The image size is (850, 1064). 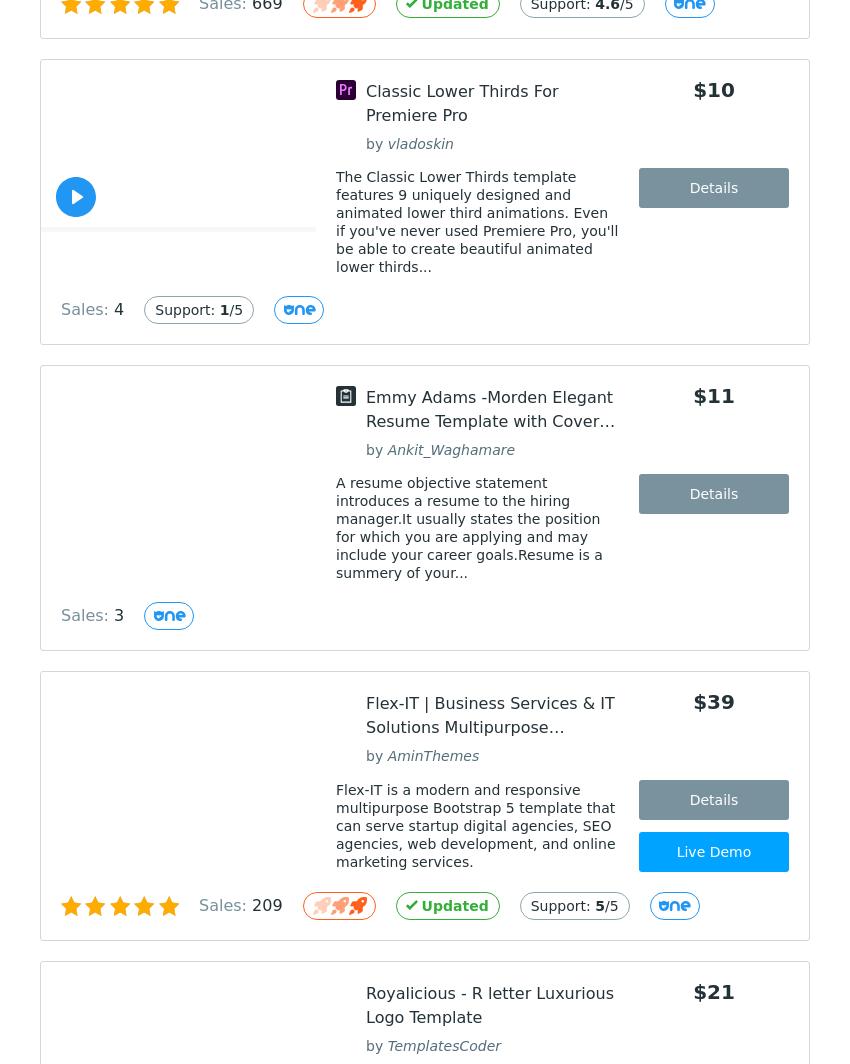 I want to click on '3', so click(x=118, y=615).